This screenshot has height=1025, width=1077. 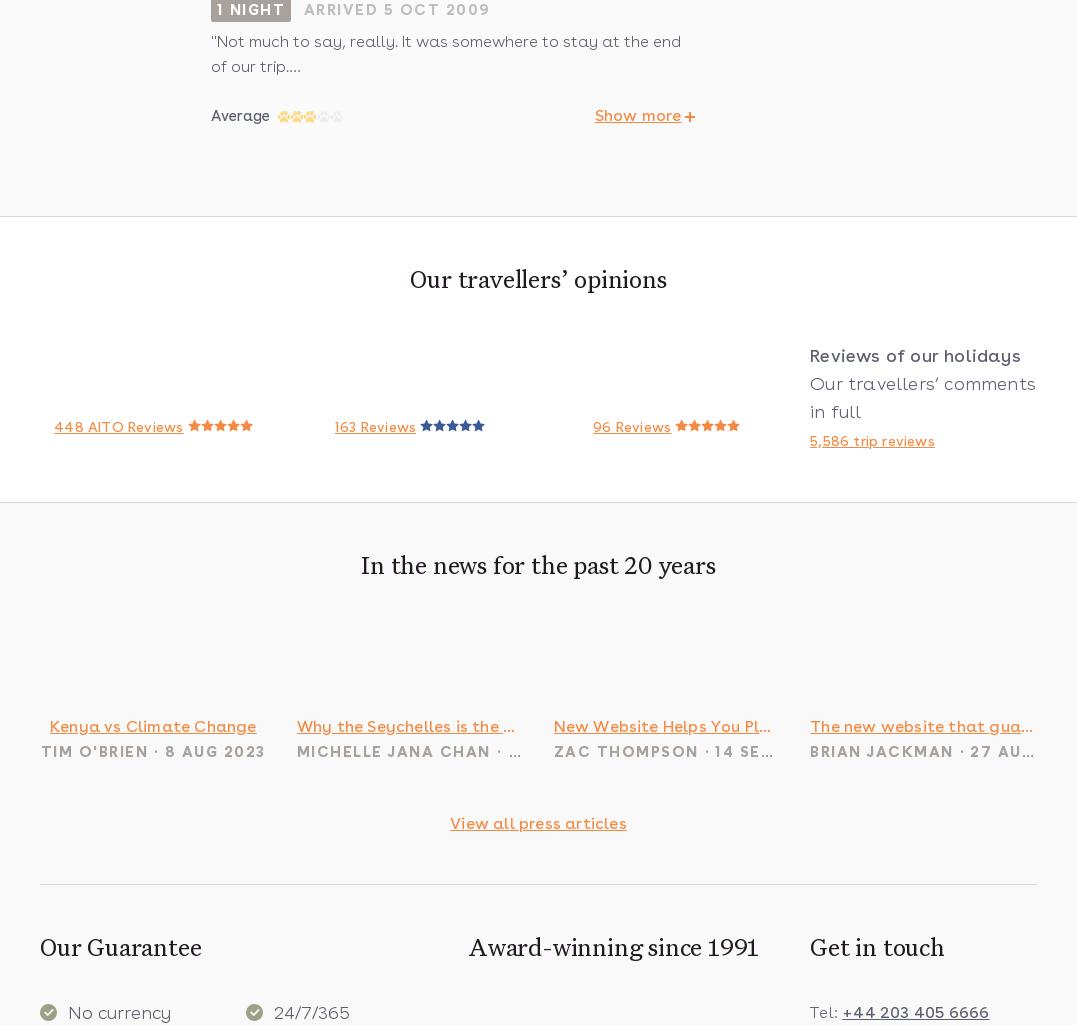 I want to click on 'Get in touch', so click(x=877, y=949).